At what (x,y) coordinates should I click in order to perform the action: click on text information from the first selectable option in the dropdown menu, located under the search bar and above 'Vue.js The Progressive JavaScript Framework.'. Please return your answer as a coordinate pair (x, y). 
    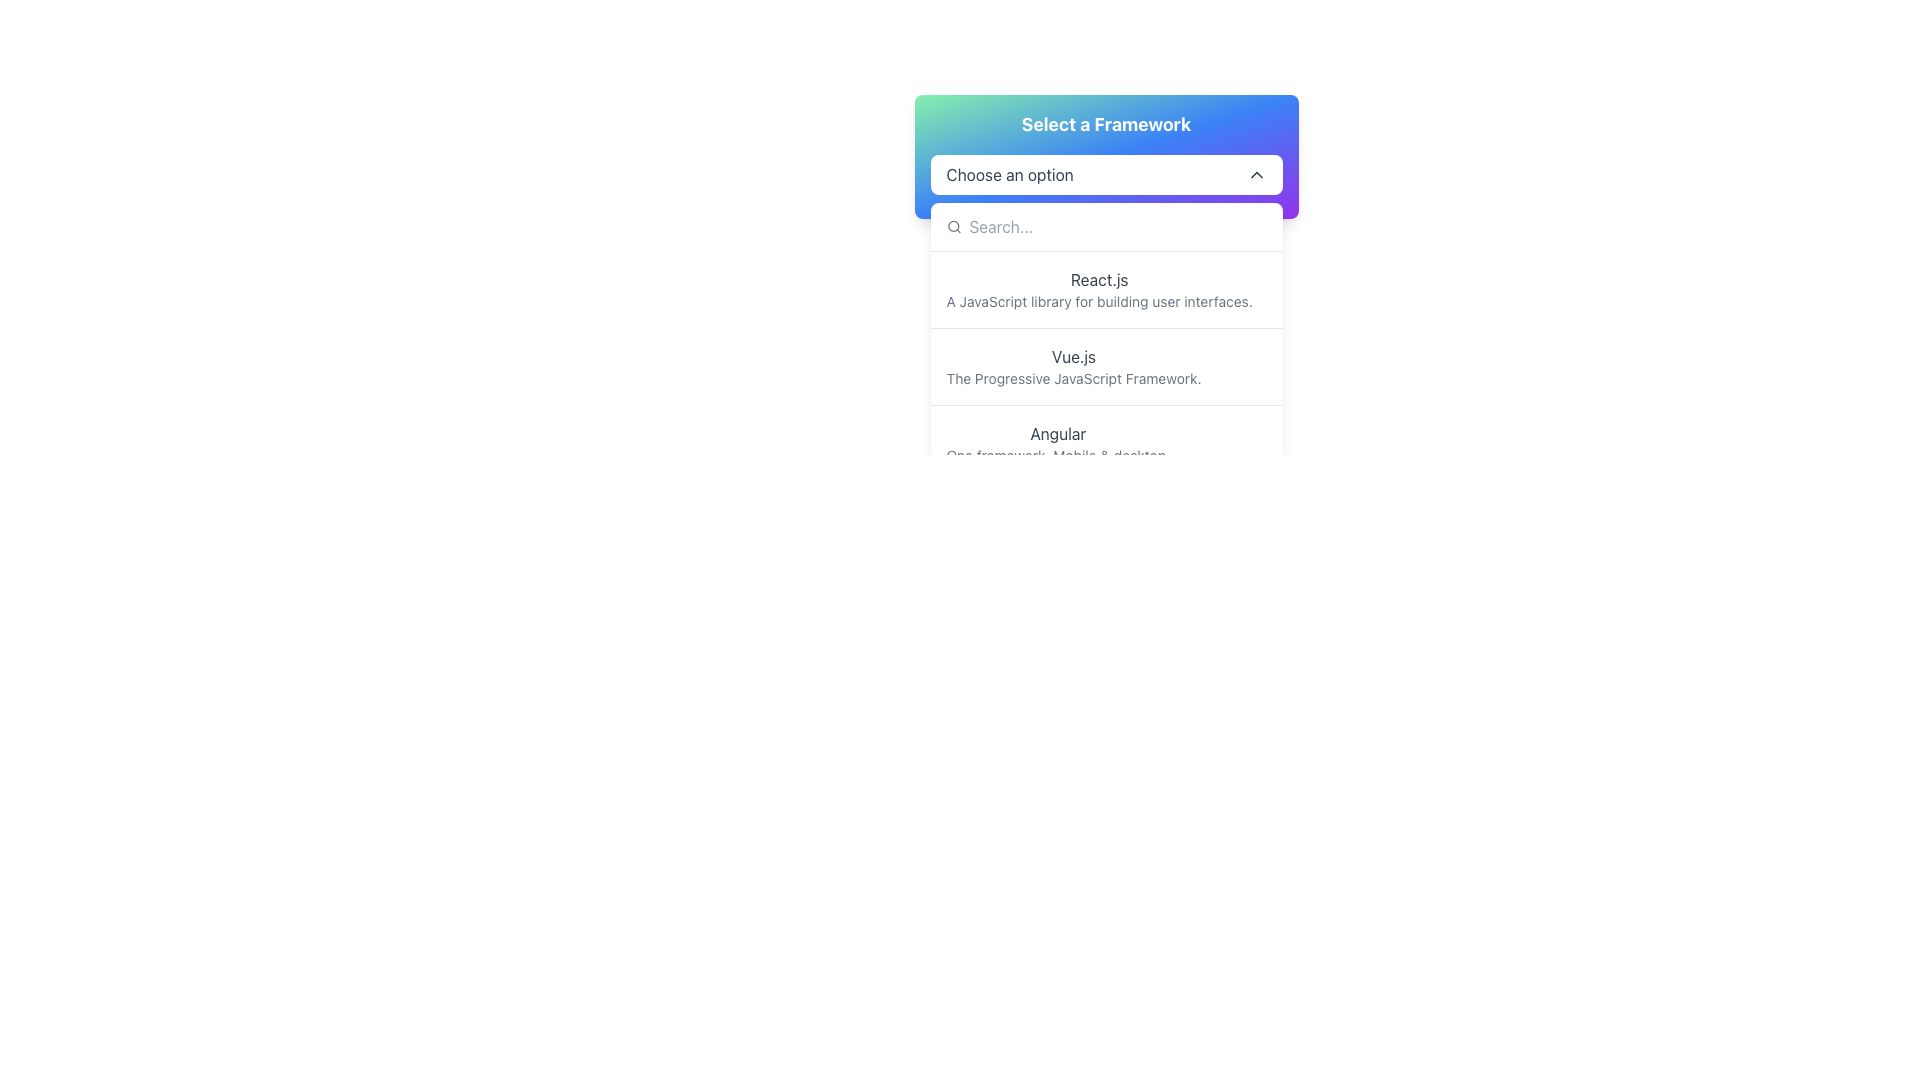
    Looking at the image, I should click on (1105, 289).